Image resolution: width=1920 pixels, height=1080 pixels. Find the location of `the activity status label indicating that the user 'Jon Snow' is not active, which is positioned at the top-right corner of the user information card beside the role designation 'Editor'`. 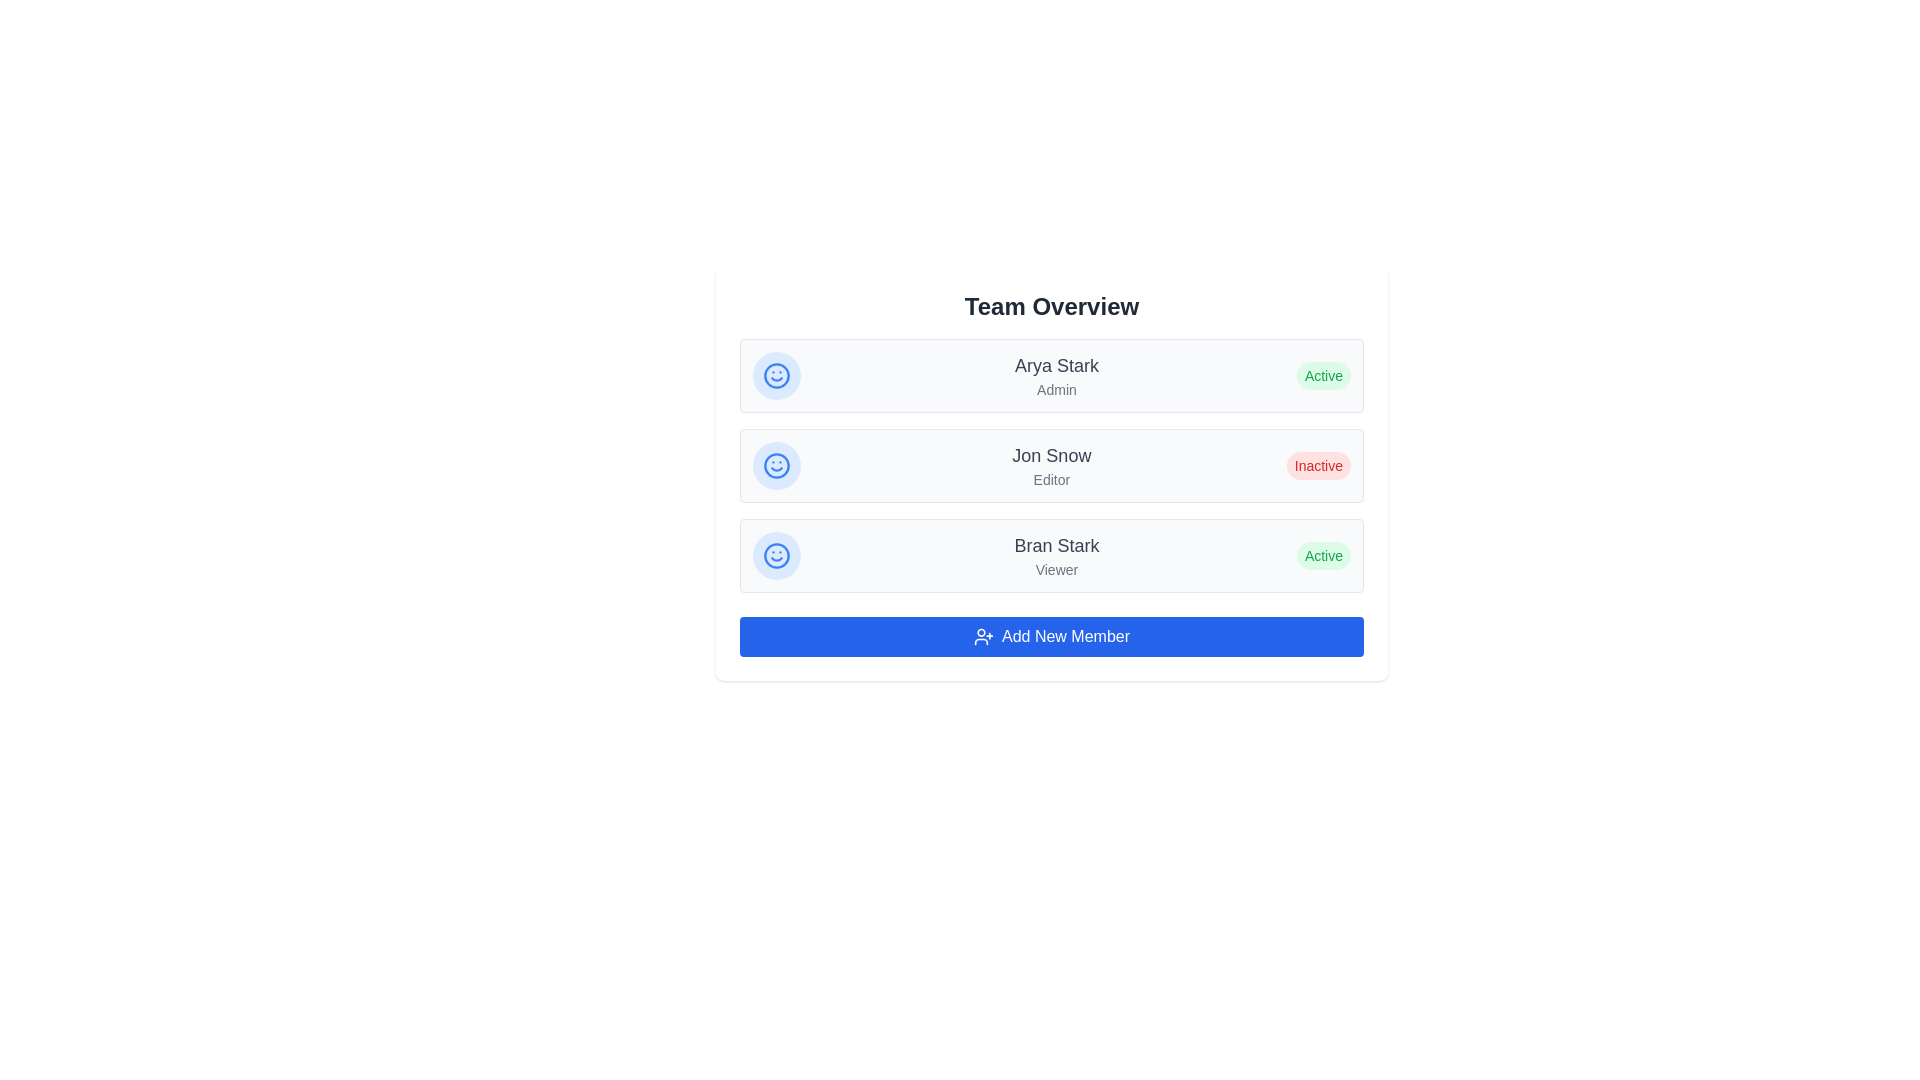

the activity status label indicating that the user 'Jon Snow' is not active, which is positioned at the top-right corner of the user information card beside the role designation 'Editor' is located at coordinates (1318, 466).